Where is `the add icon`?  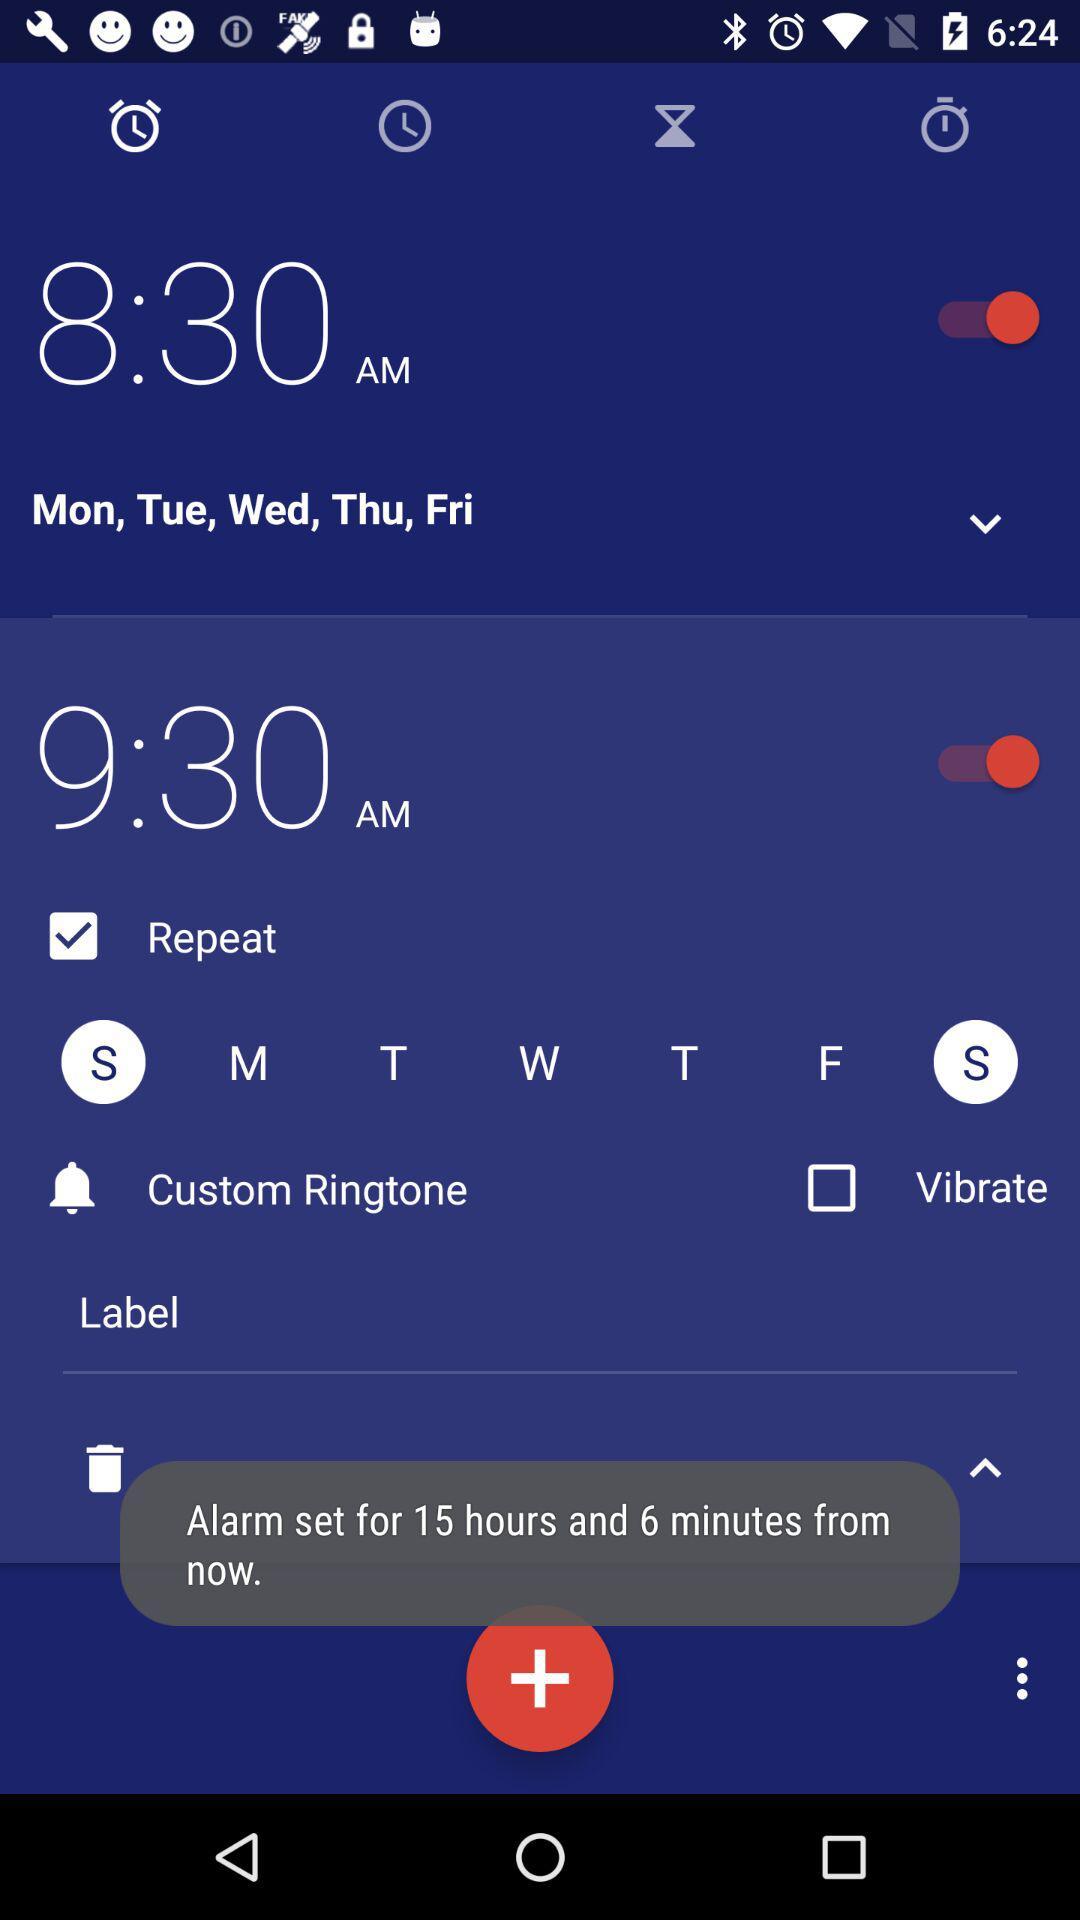
the add icon is located at coordinates (540, 1678).